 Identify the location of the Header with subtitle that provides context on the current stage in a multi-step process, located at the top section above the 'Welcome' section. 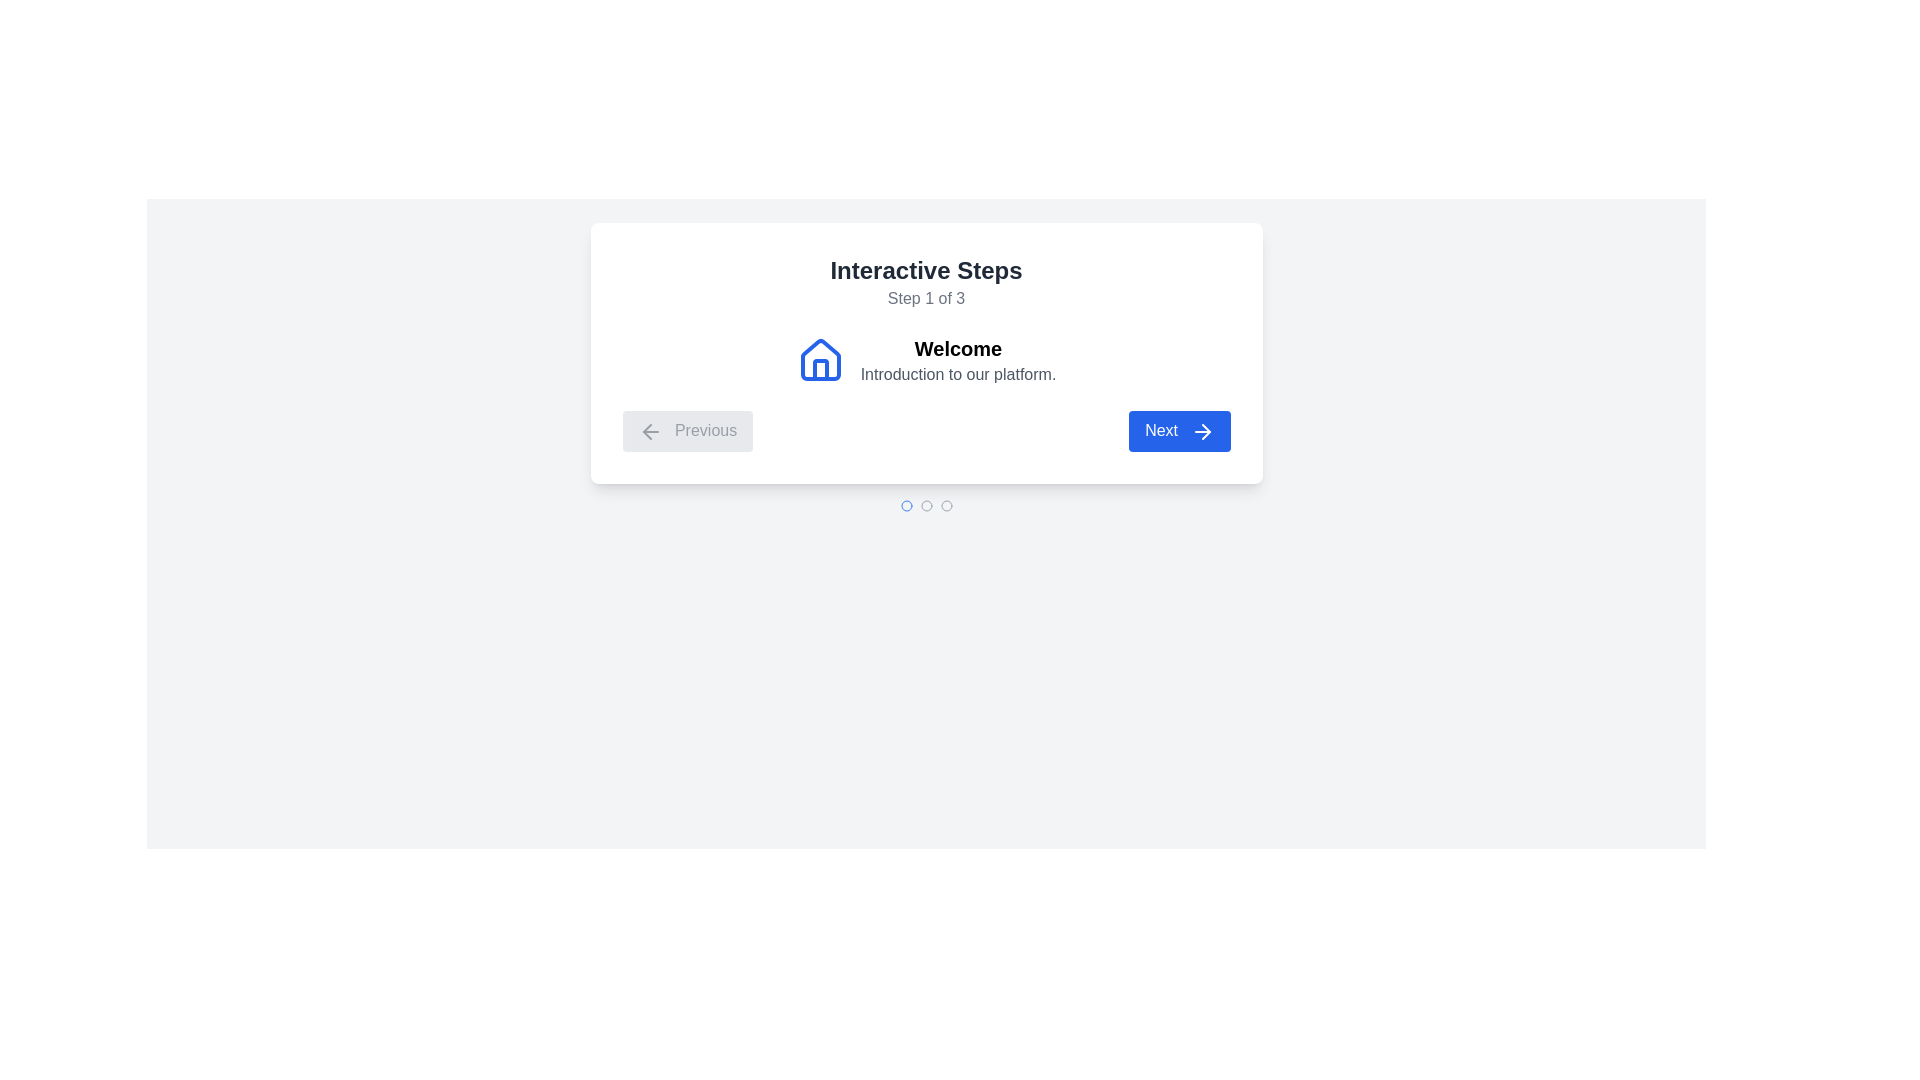
(925, 282).